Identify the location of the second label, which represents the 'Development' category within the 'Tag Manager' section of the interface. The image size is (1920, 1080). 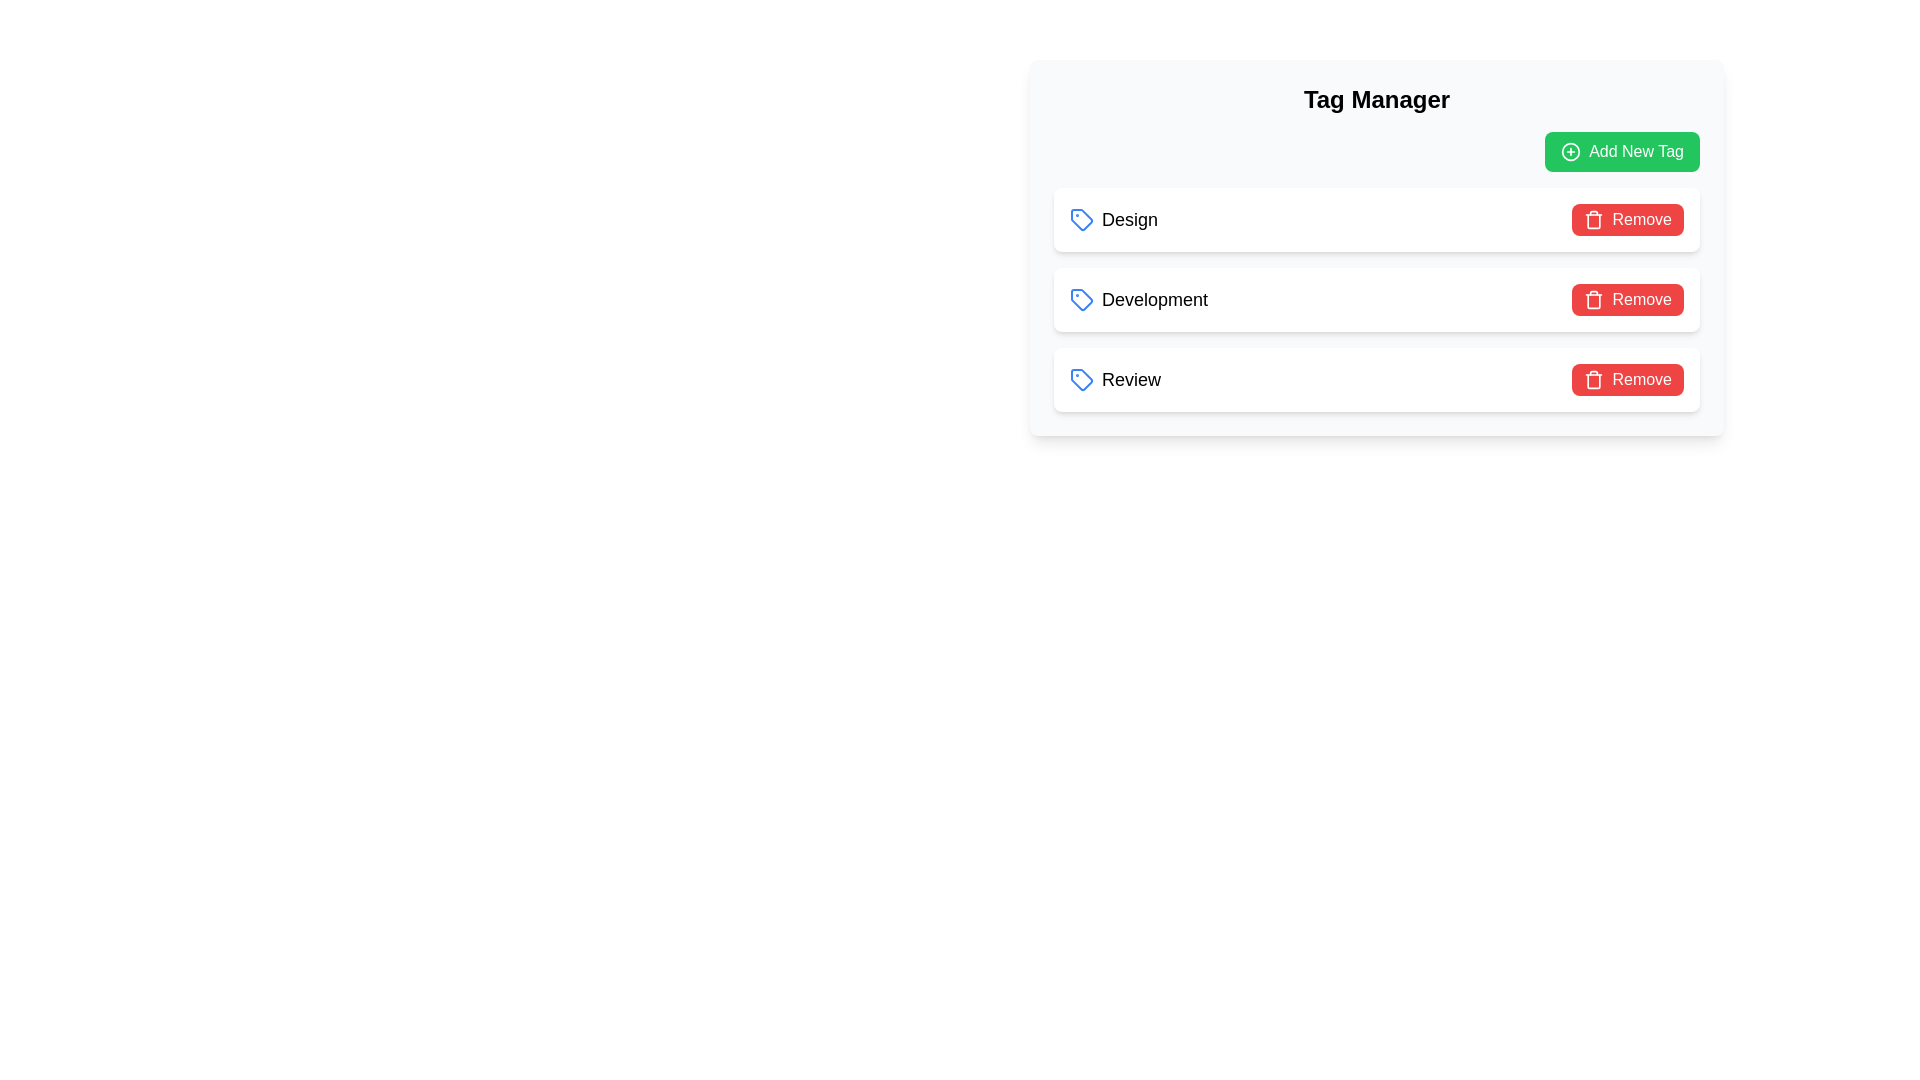
(1155, 300).